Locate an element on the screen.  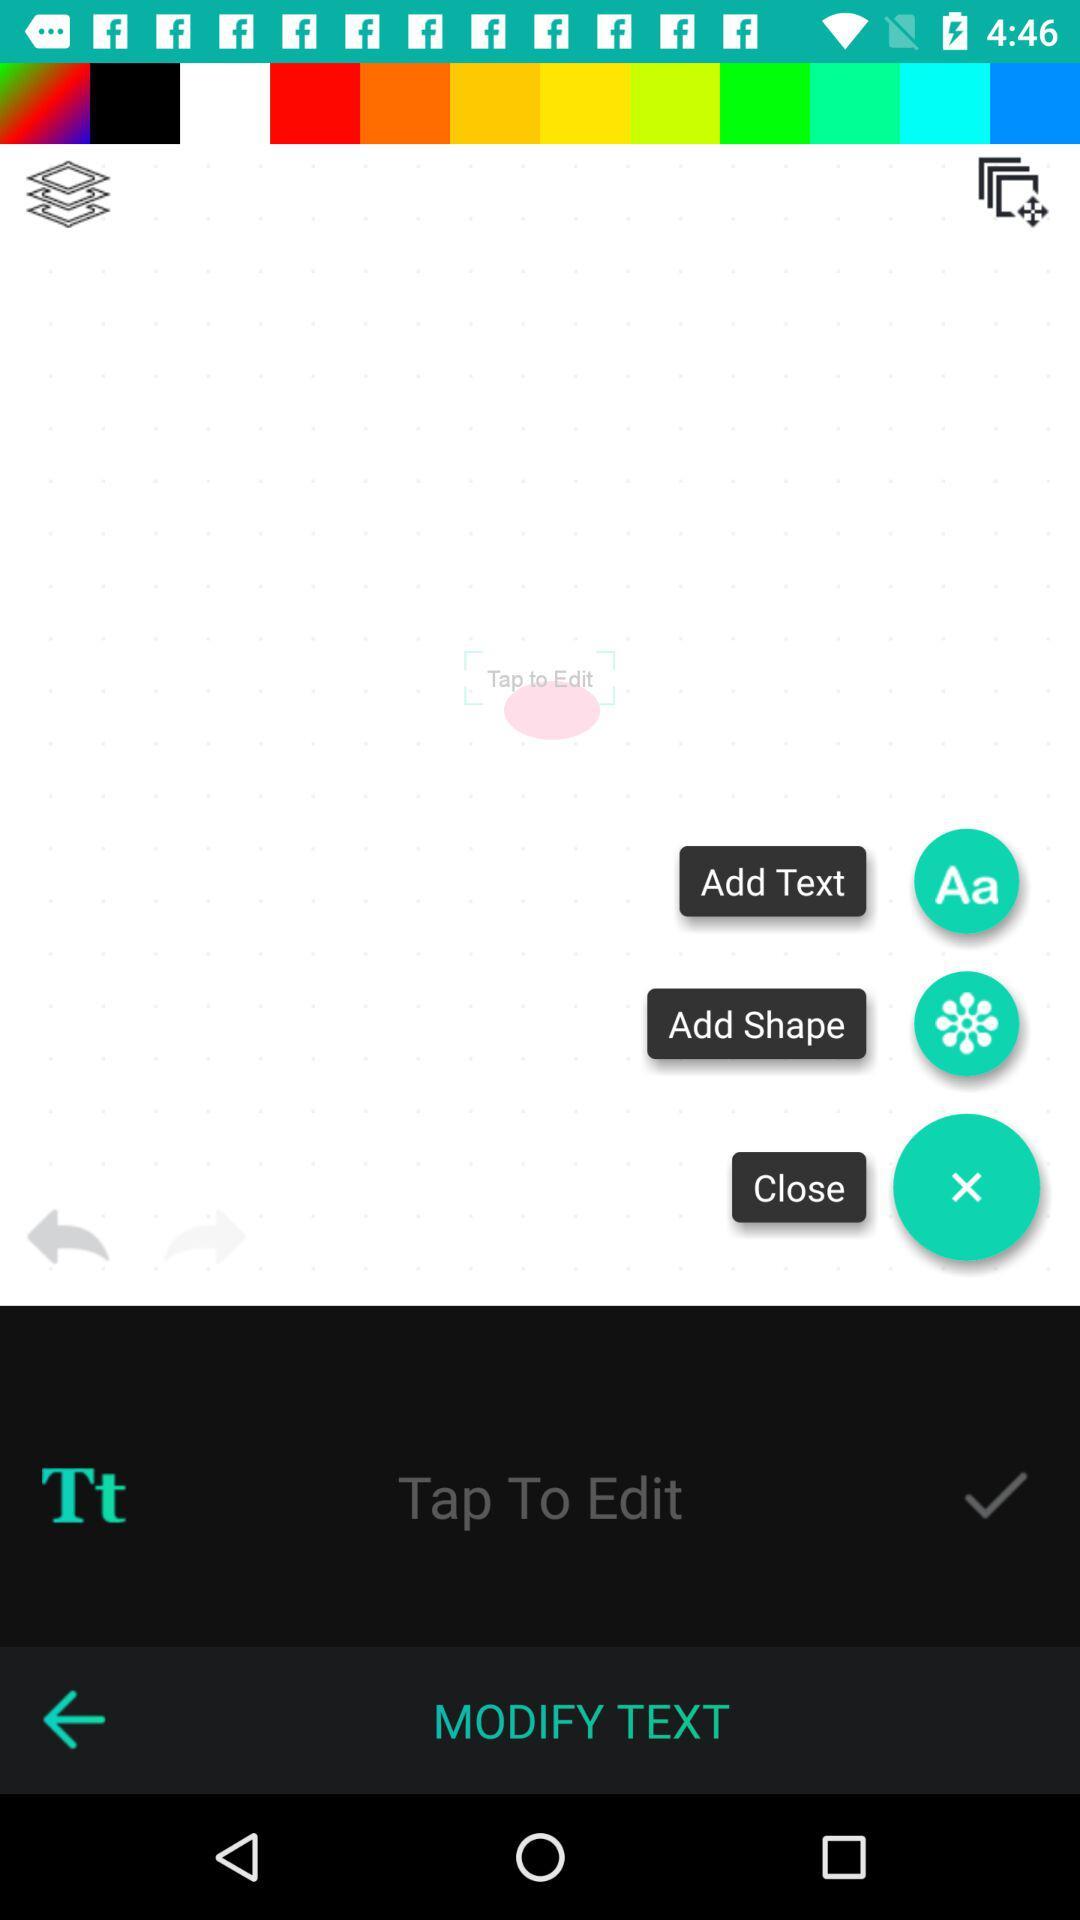
the text beside the add text icon is located at coordinates (771, 880).